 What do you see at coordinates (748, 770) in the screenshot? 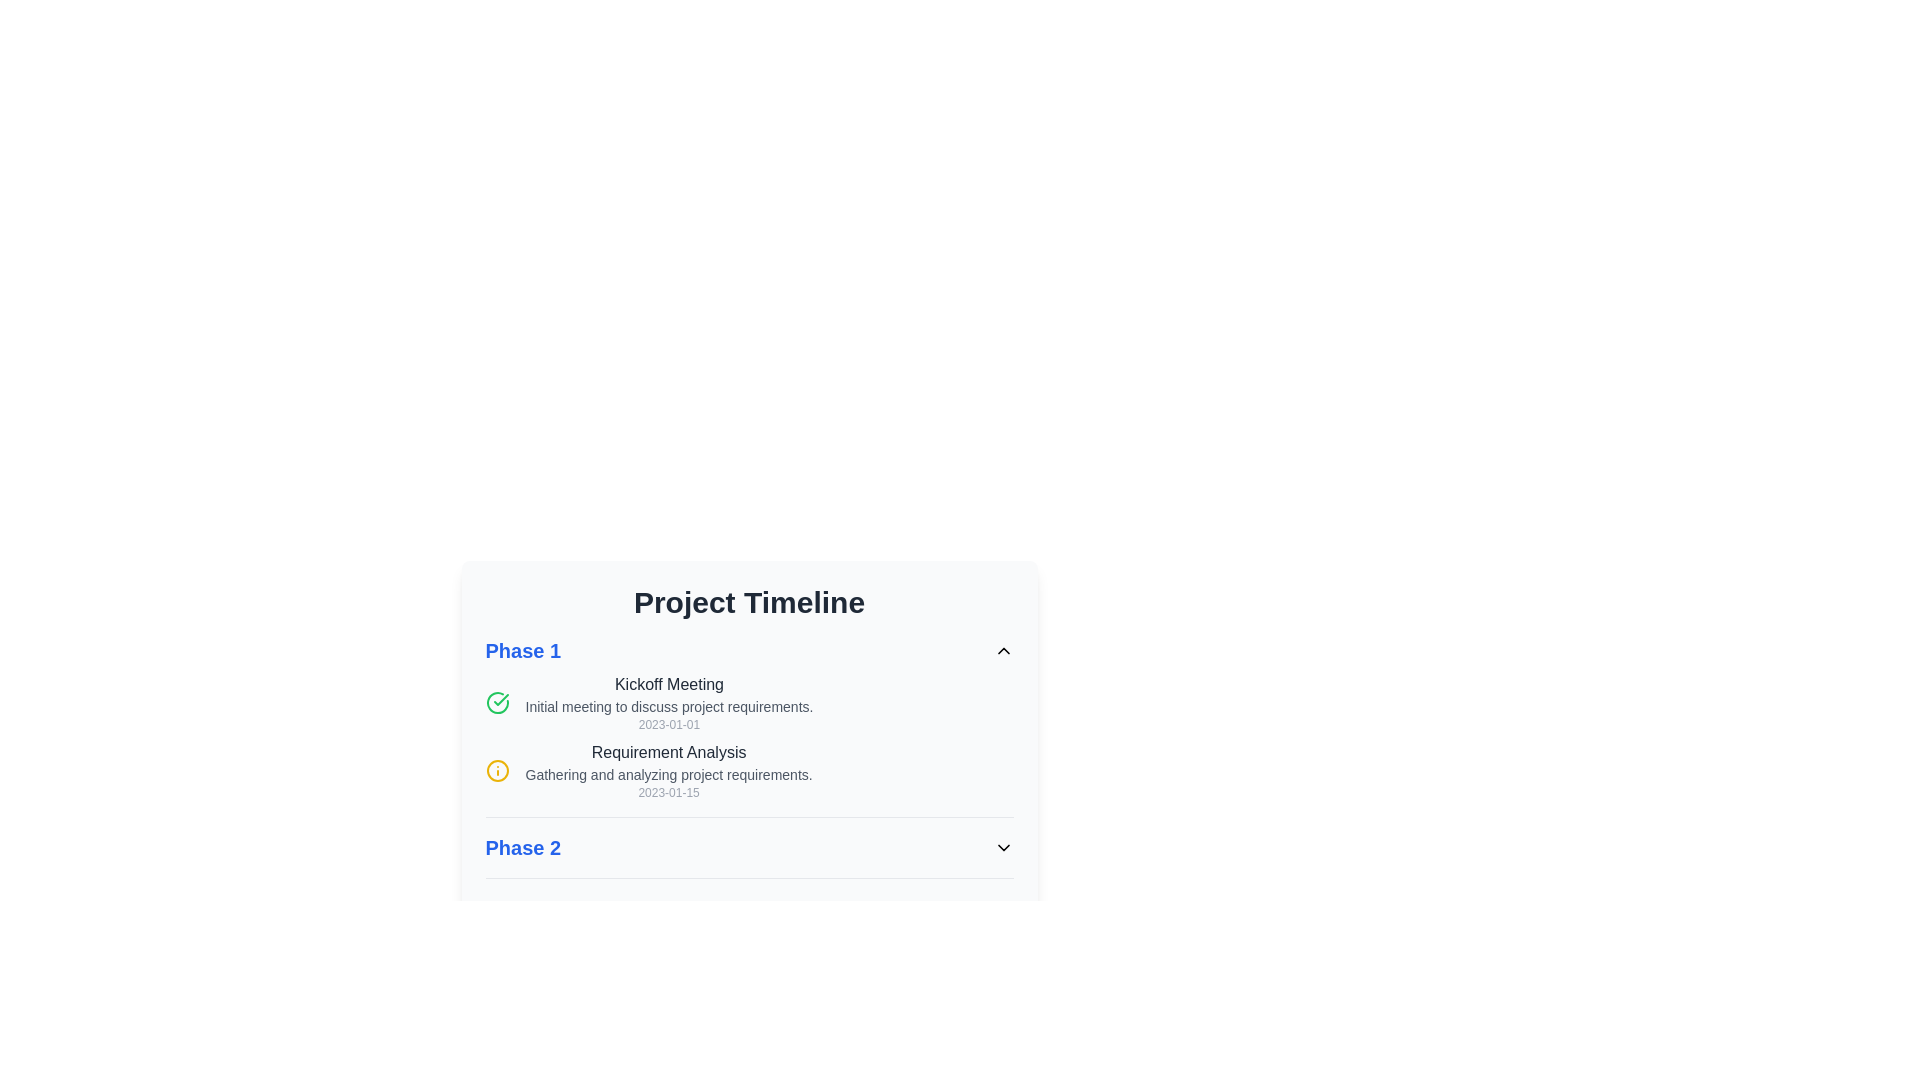
I see `the 'Requirement Analysis' phase text block with an icon located below 'Kickoff Meeting' in the timeline labeled 'Phase 1'` at bounding box center [748, 770].